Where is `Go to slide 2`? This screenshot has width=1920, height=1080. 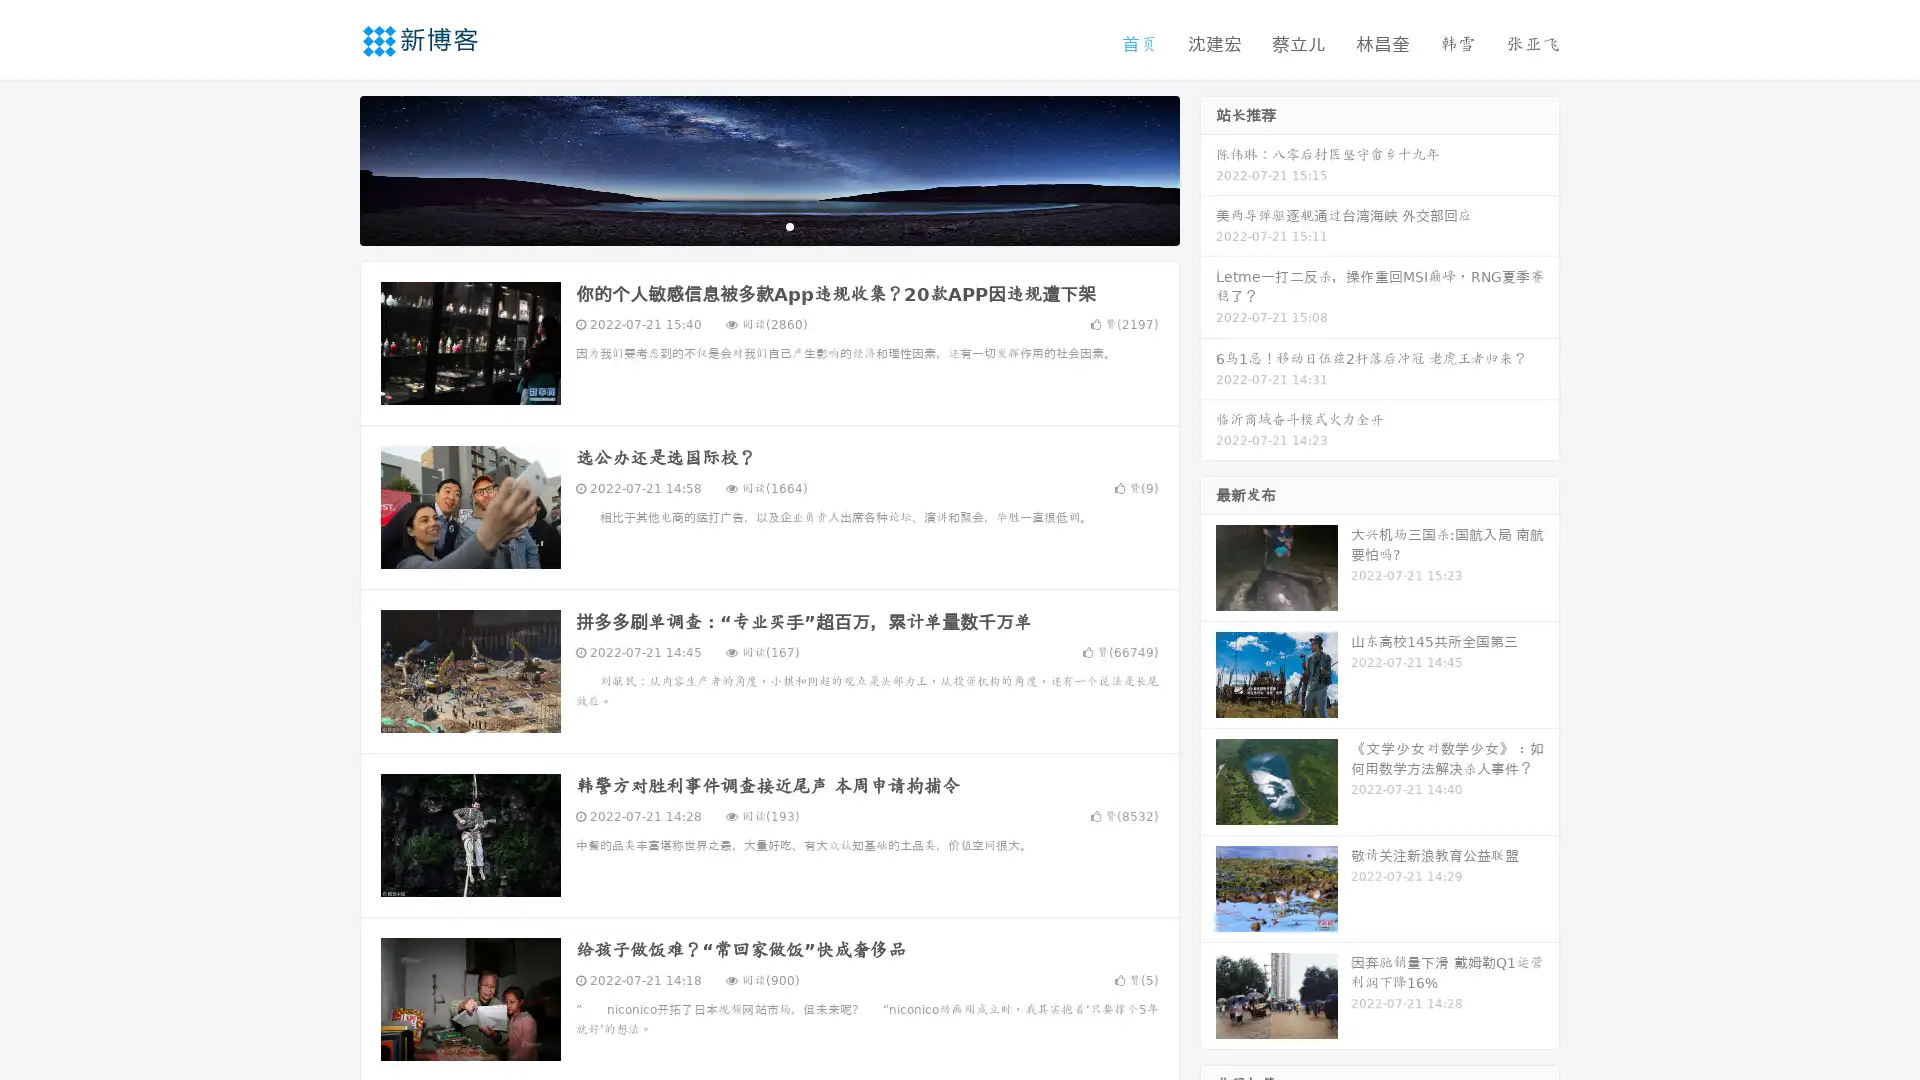
Go to slide 2 is located at coordinates (768, 225).